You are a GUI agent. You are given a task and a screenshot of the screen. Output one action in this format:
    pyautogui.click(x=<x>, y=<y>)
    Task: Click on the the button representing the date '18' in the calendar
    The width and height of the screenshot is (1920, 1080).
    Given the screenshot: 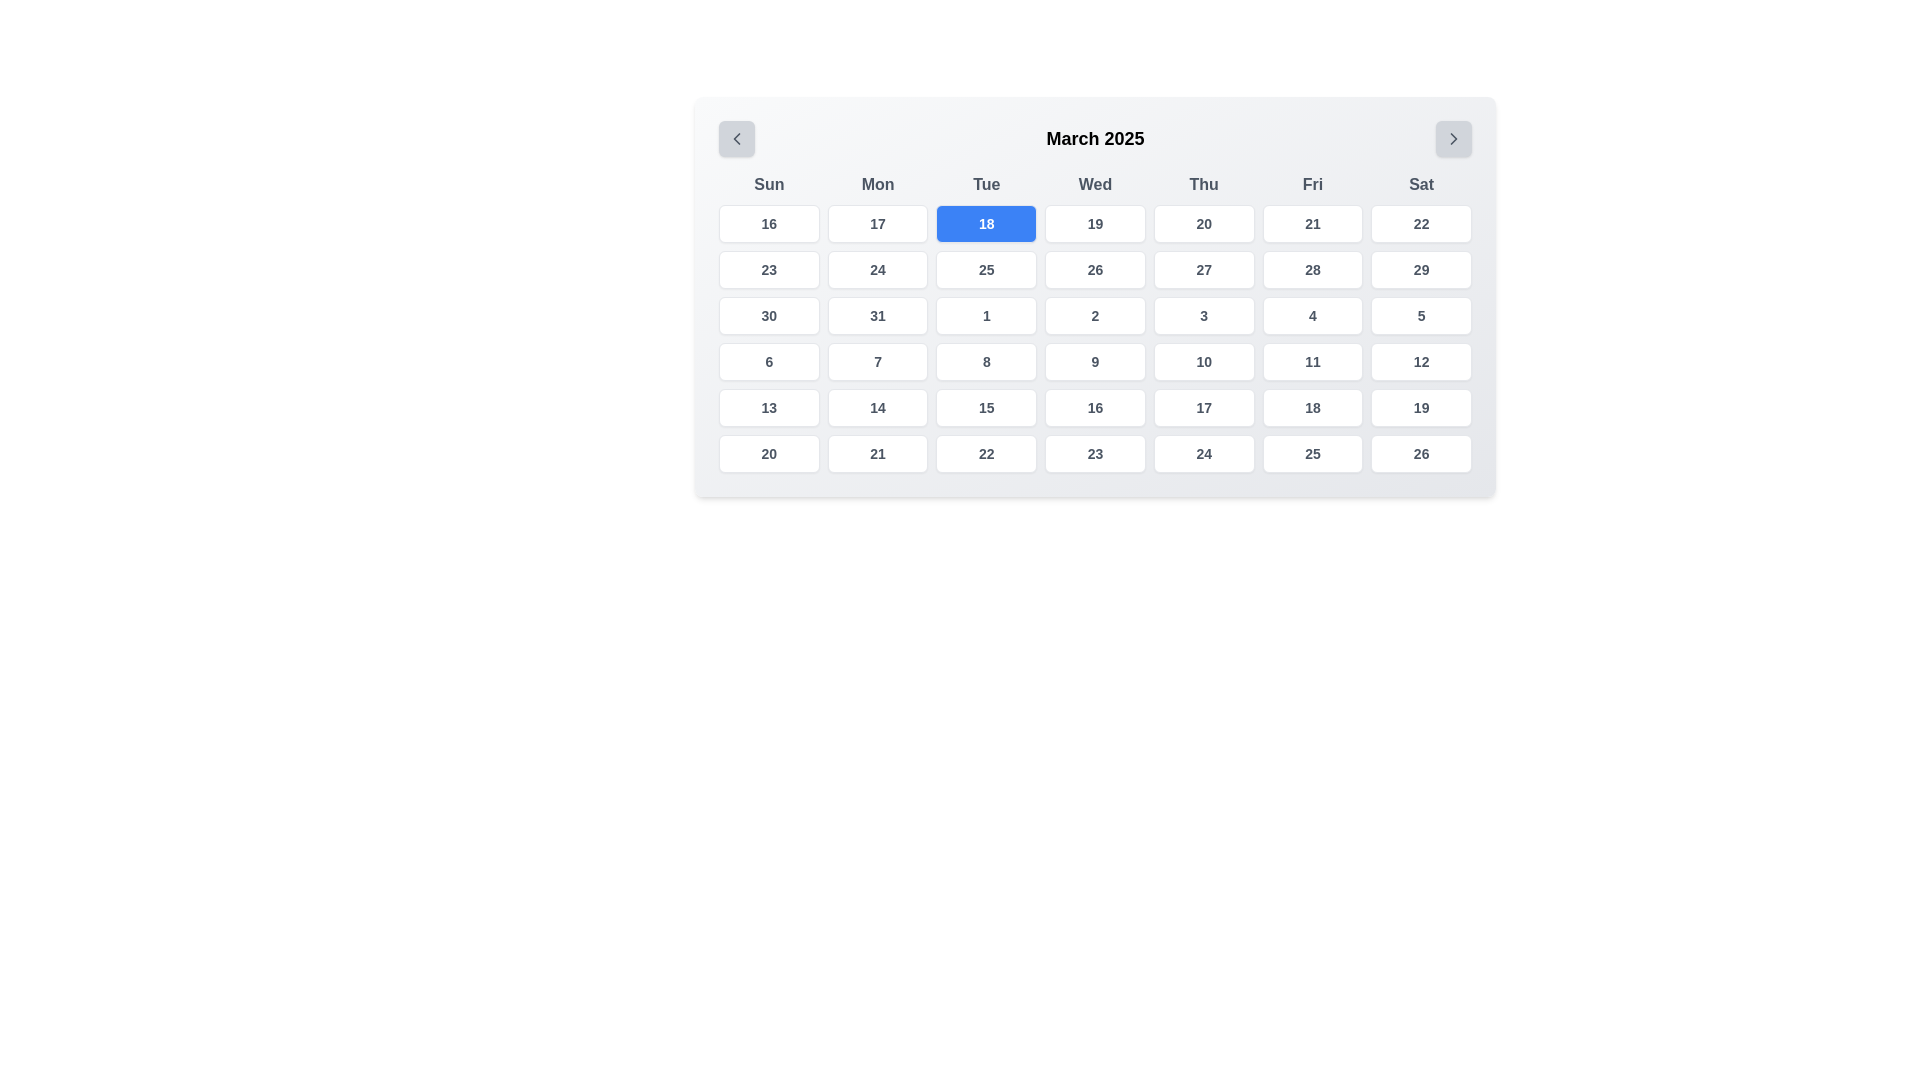 What is the action you would take?
    pyautogui.click(x=986, y=223)
    